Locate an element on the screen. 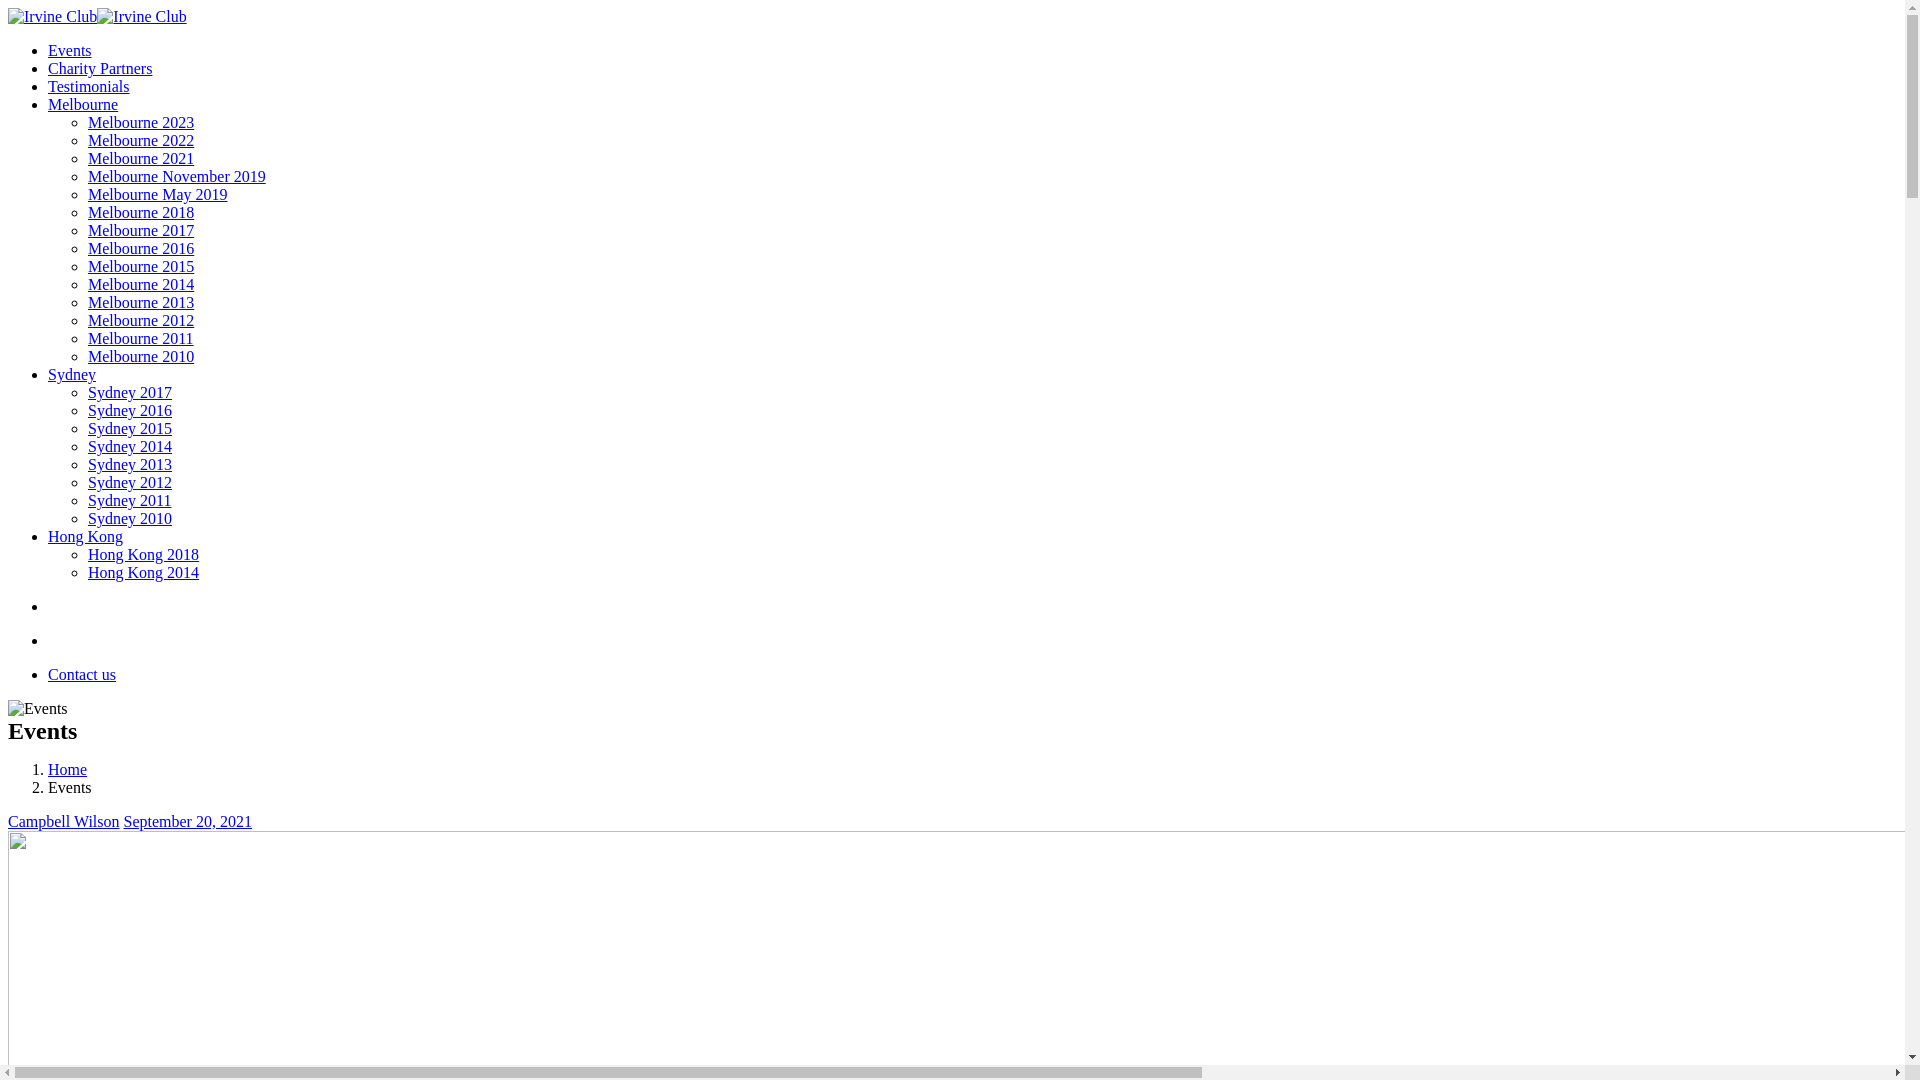  'Charity Partners' is located at coordinates (99, 67).